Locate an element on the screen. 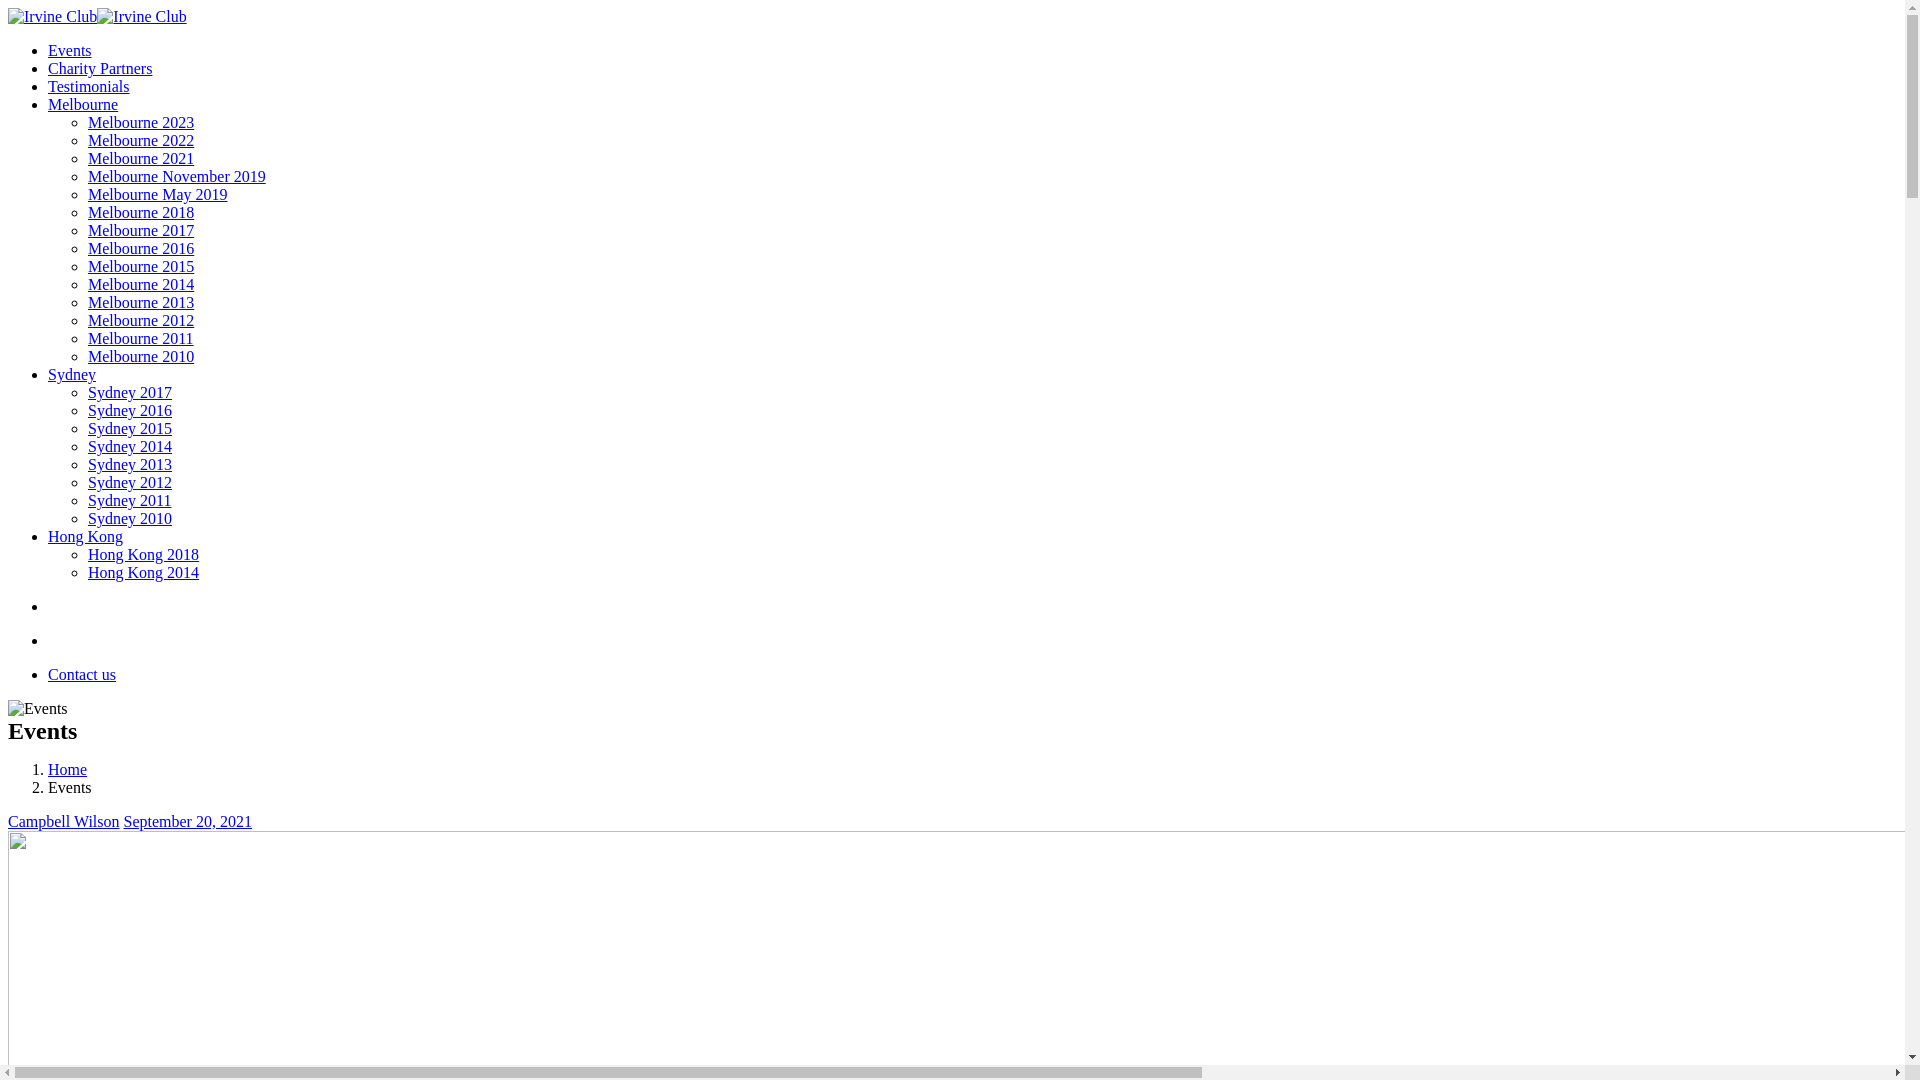  'Charity Partners' is located at coordinates (99, 67).